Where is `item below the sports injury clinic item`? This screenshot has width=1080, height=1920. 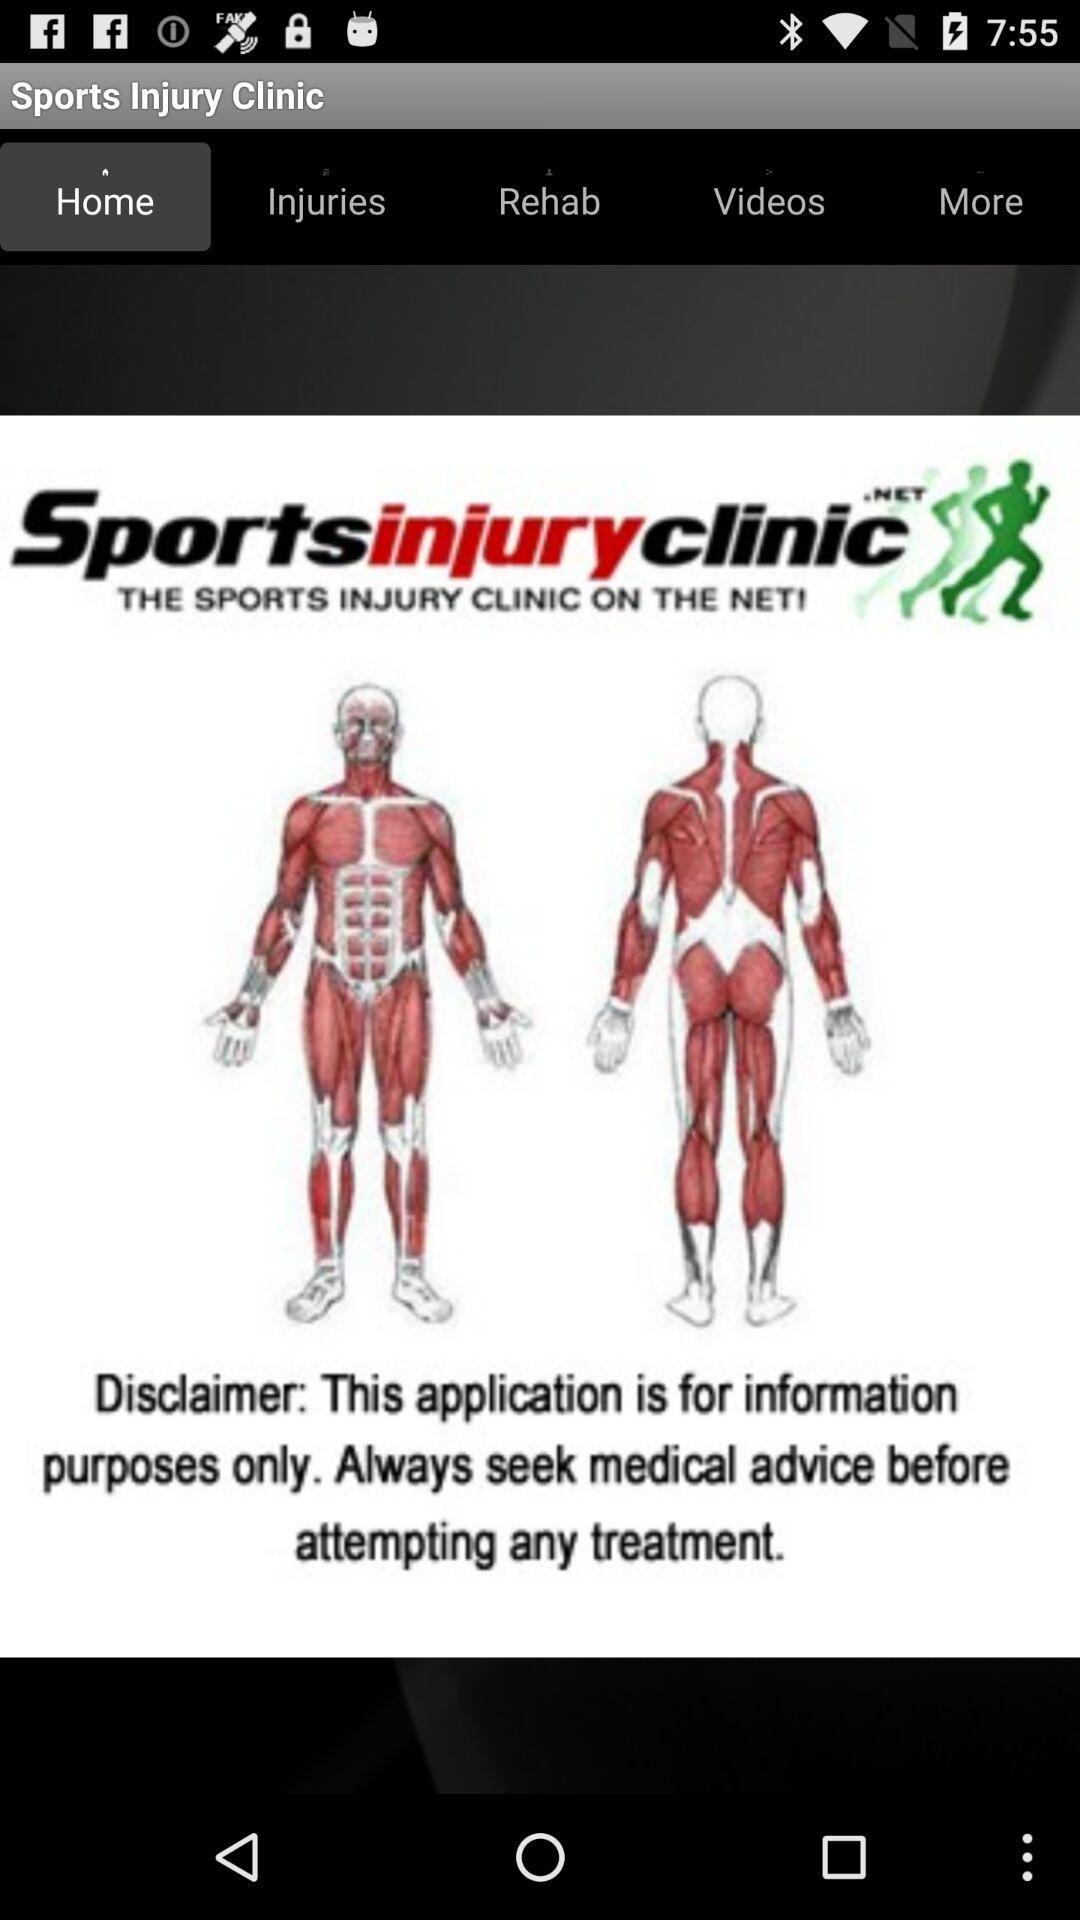
item below the sports injury clinic item is located at coordinates (979, 196).